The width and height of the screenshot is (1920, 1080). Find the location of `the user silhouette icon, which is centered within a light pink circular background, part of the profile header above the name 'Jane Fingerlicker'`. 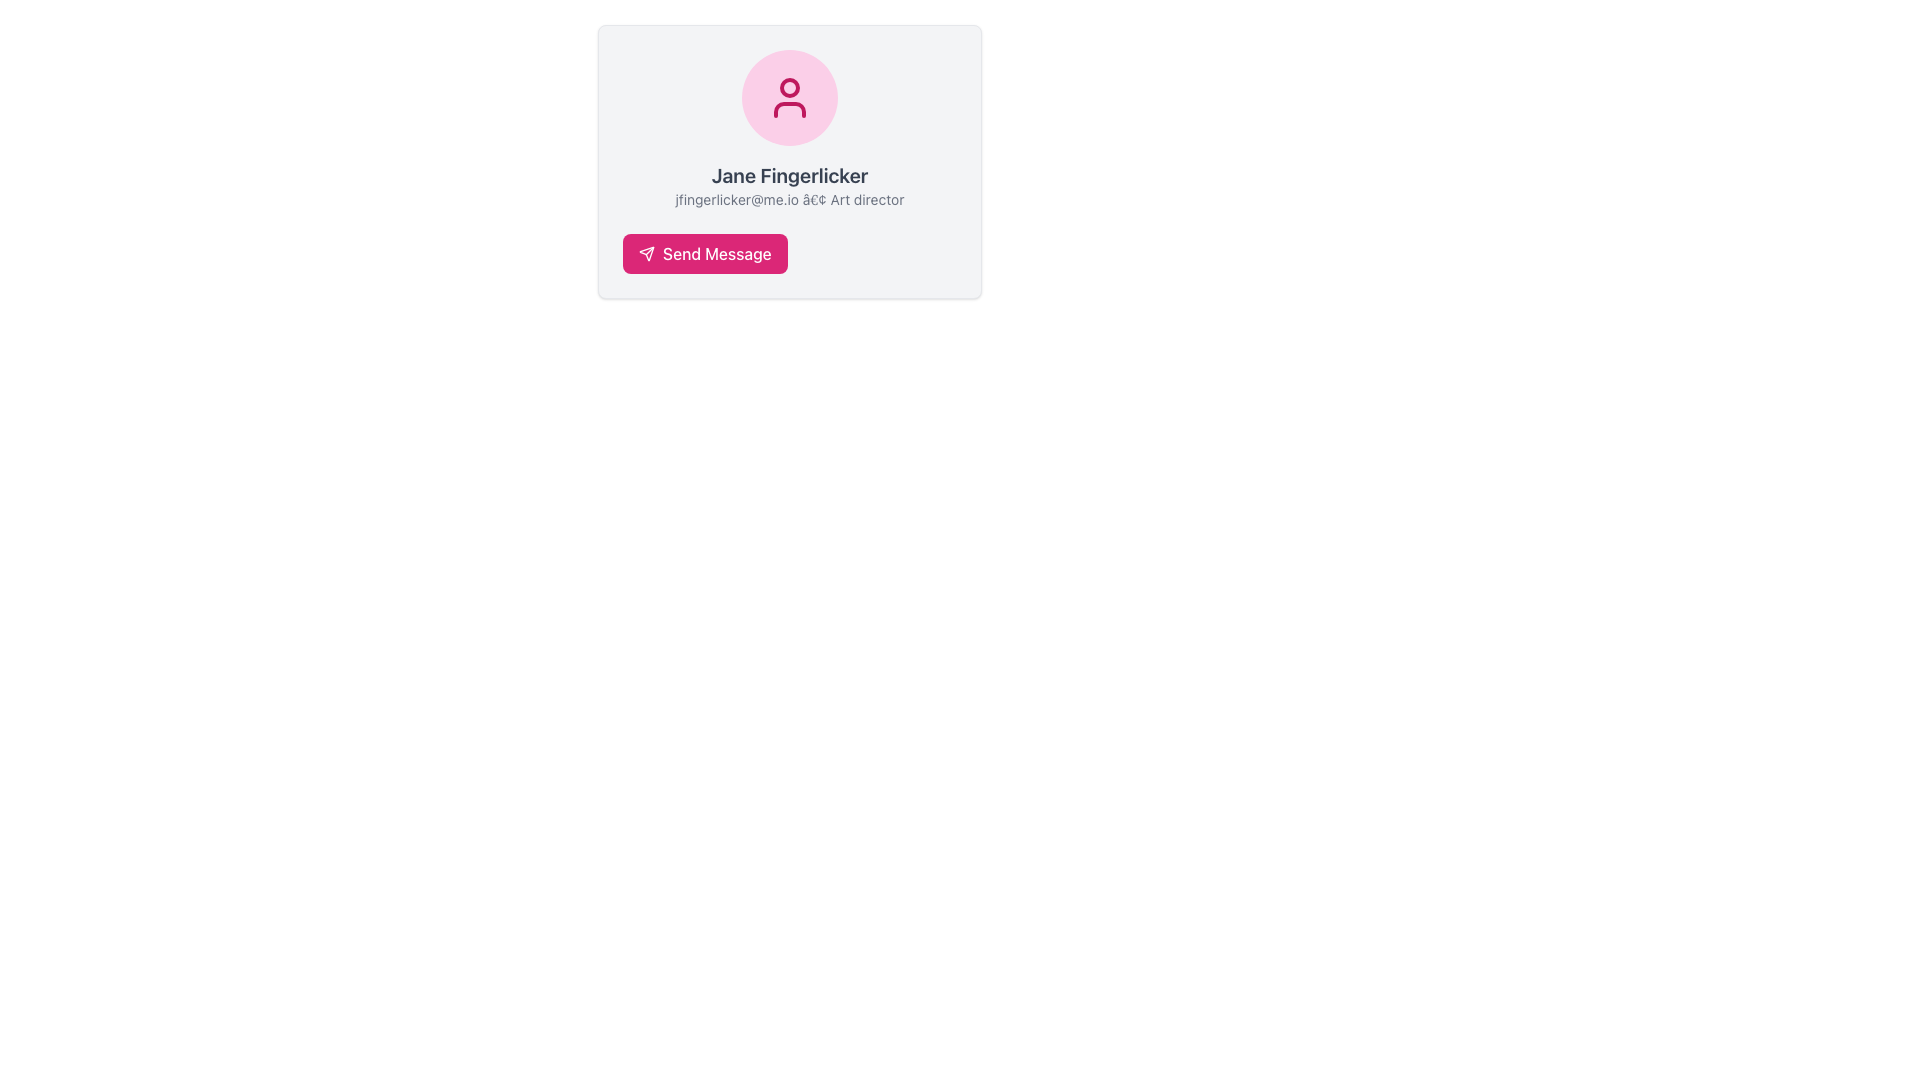

the user silhouette icon, which is centered within a light pink circular background, part of the profile header above the name 'Jane Fingerlicker' is located at coordinates (789, 97).